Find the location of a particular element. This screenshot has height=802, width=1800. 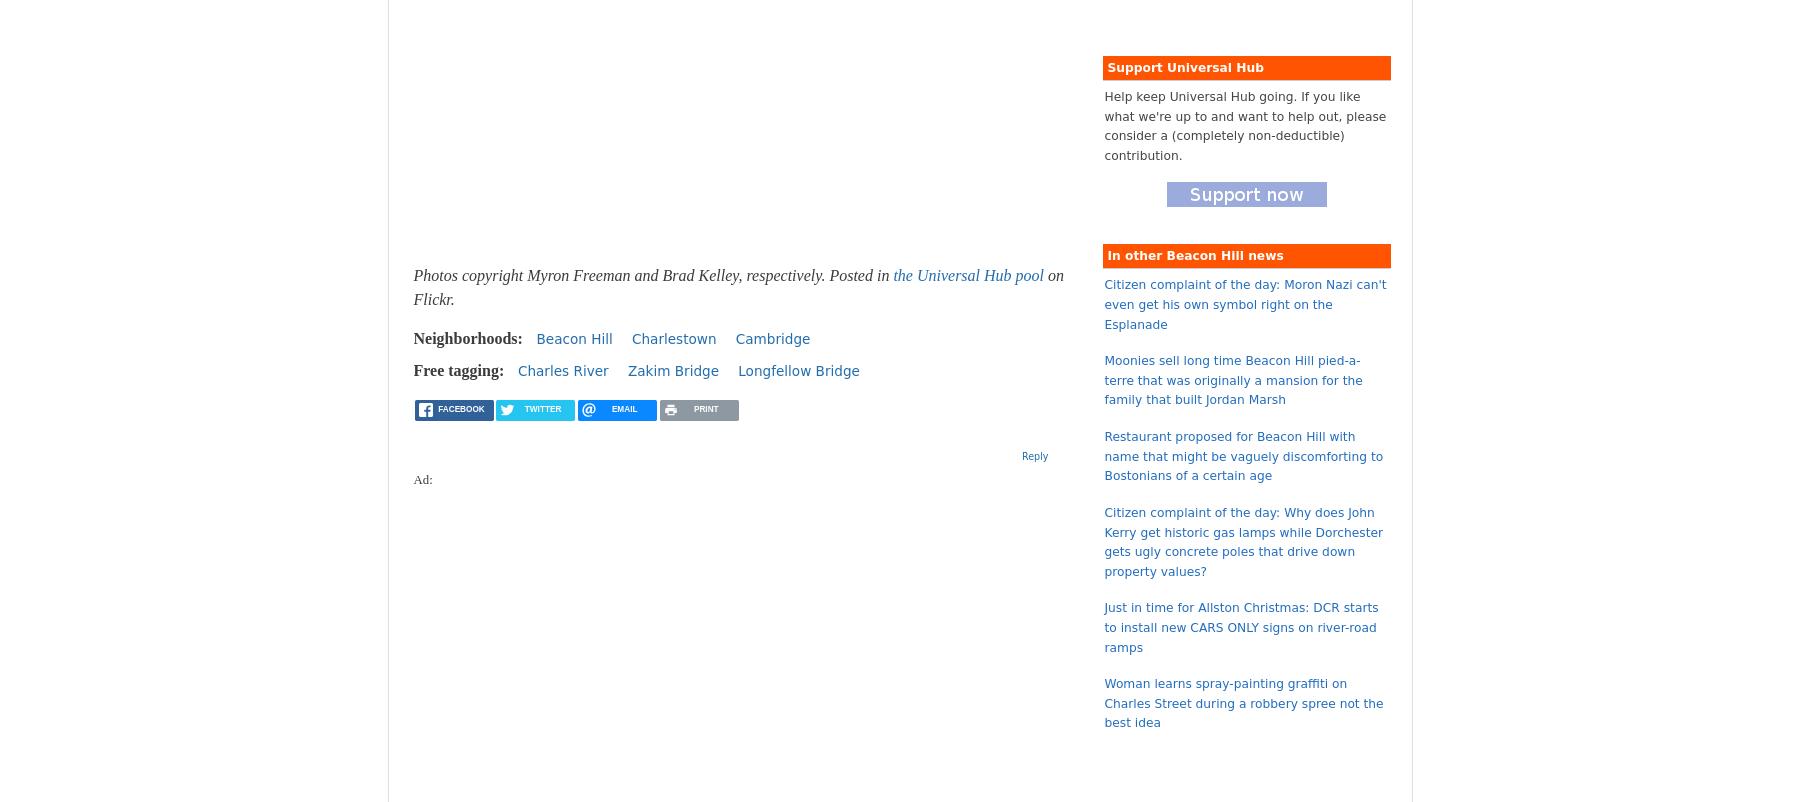

'email' is located at coordinates (624, 408).